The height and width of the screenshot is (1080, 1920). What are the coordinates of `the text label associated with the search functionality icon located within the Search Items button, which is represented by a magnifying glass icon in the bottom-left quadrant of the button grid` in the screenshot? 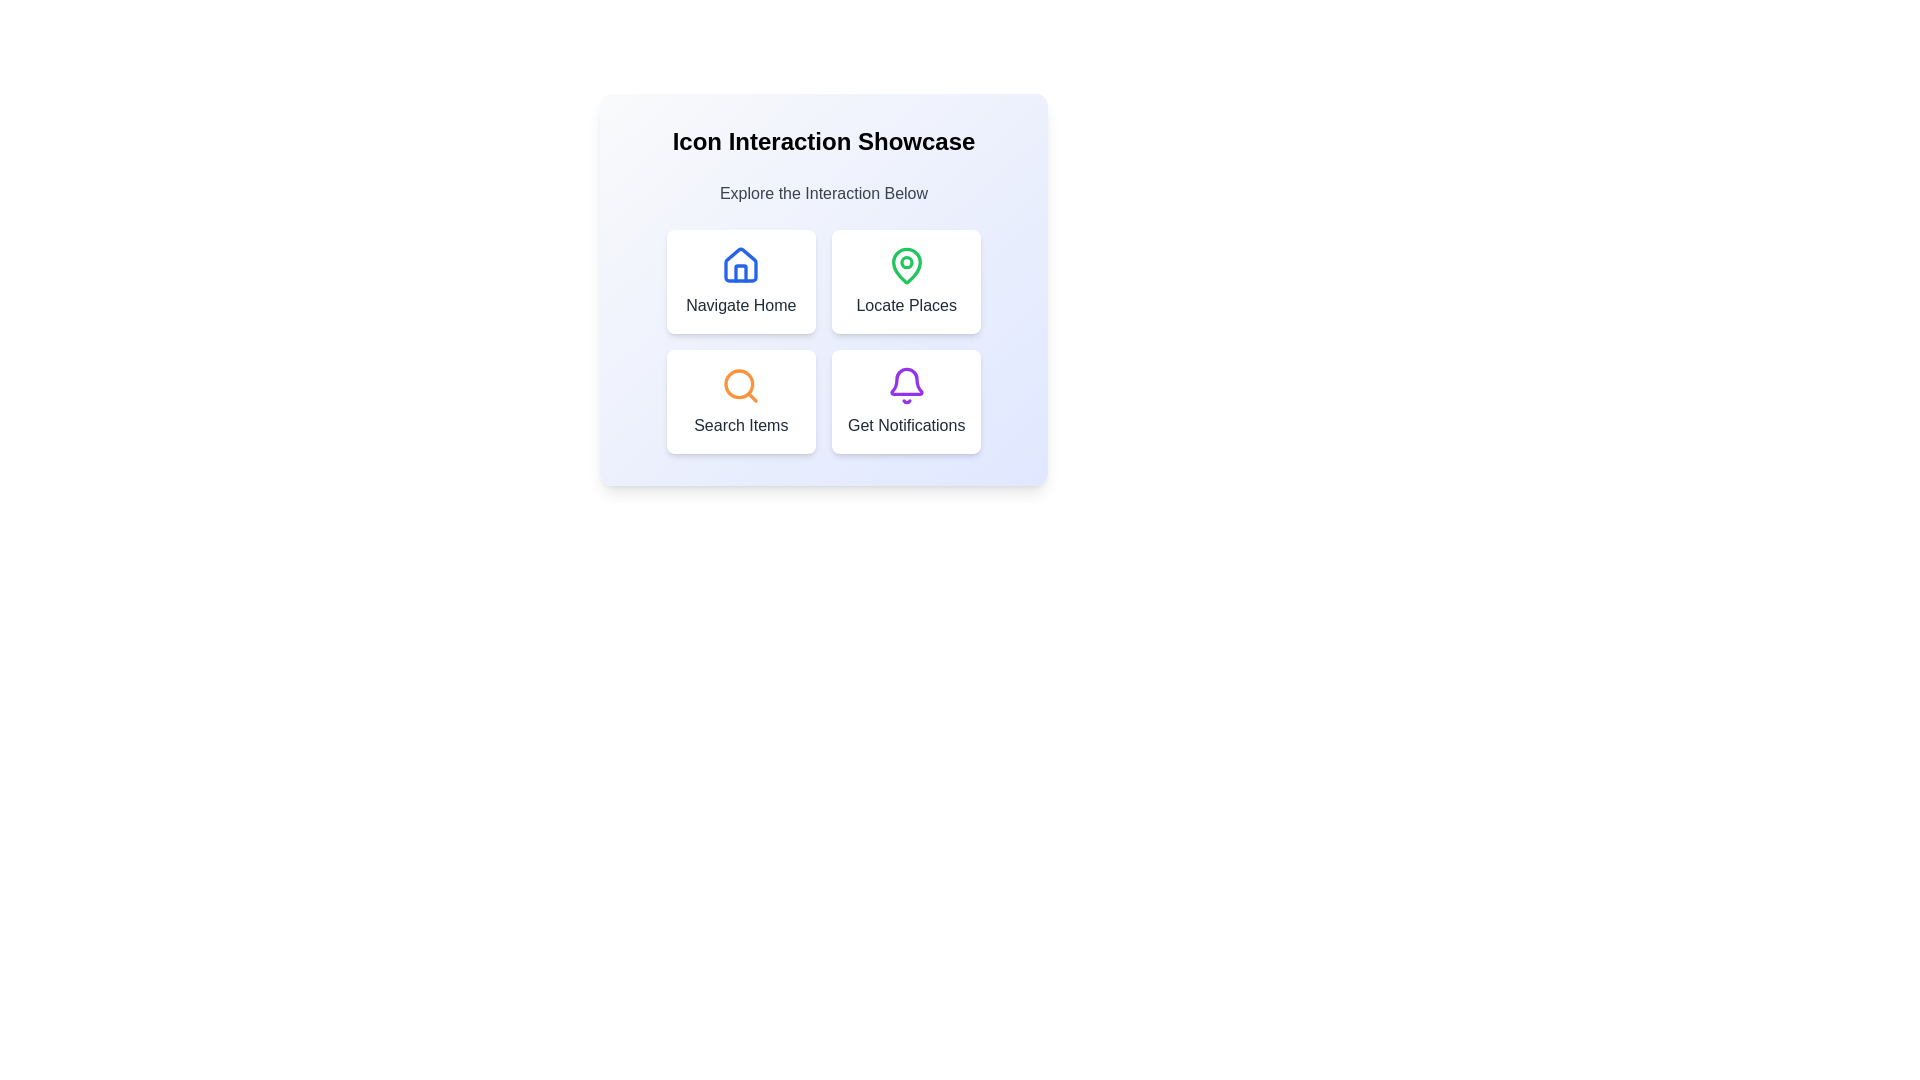 It's located at (738, 384).